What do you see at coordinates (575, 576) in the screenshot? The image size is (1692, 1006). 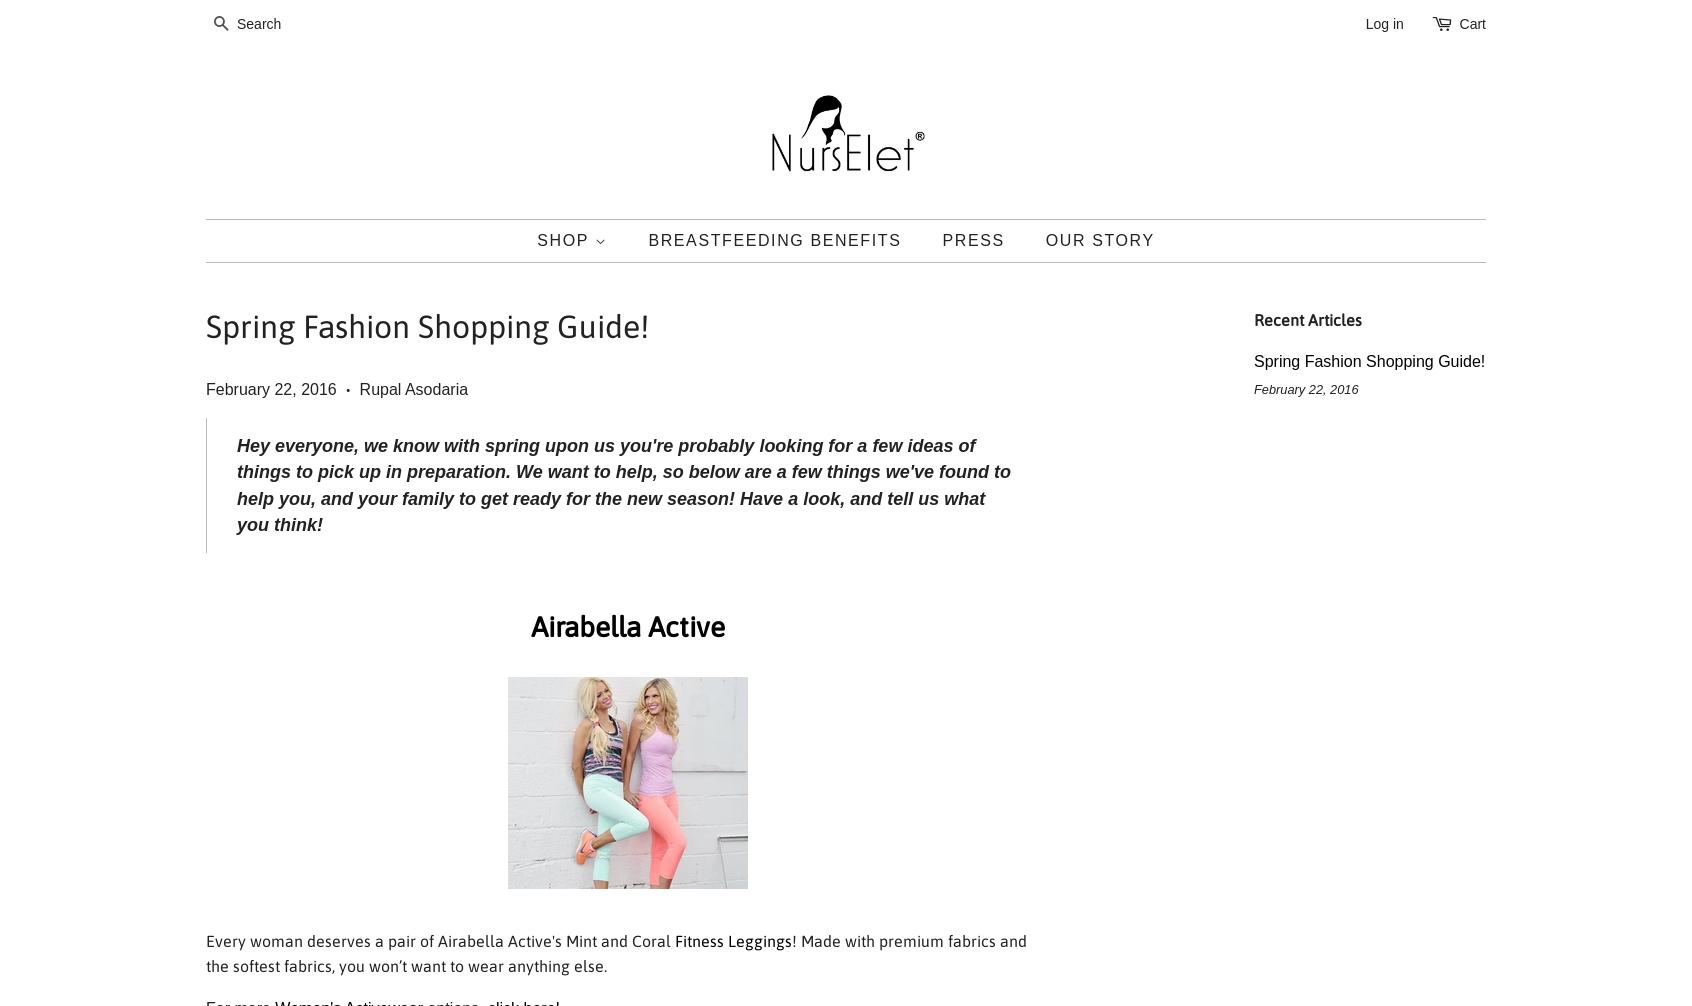 I see `'WALL ART'` at bounding box center [575, 576].